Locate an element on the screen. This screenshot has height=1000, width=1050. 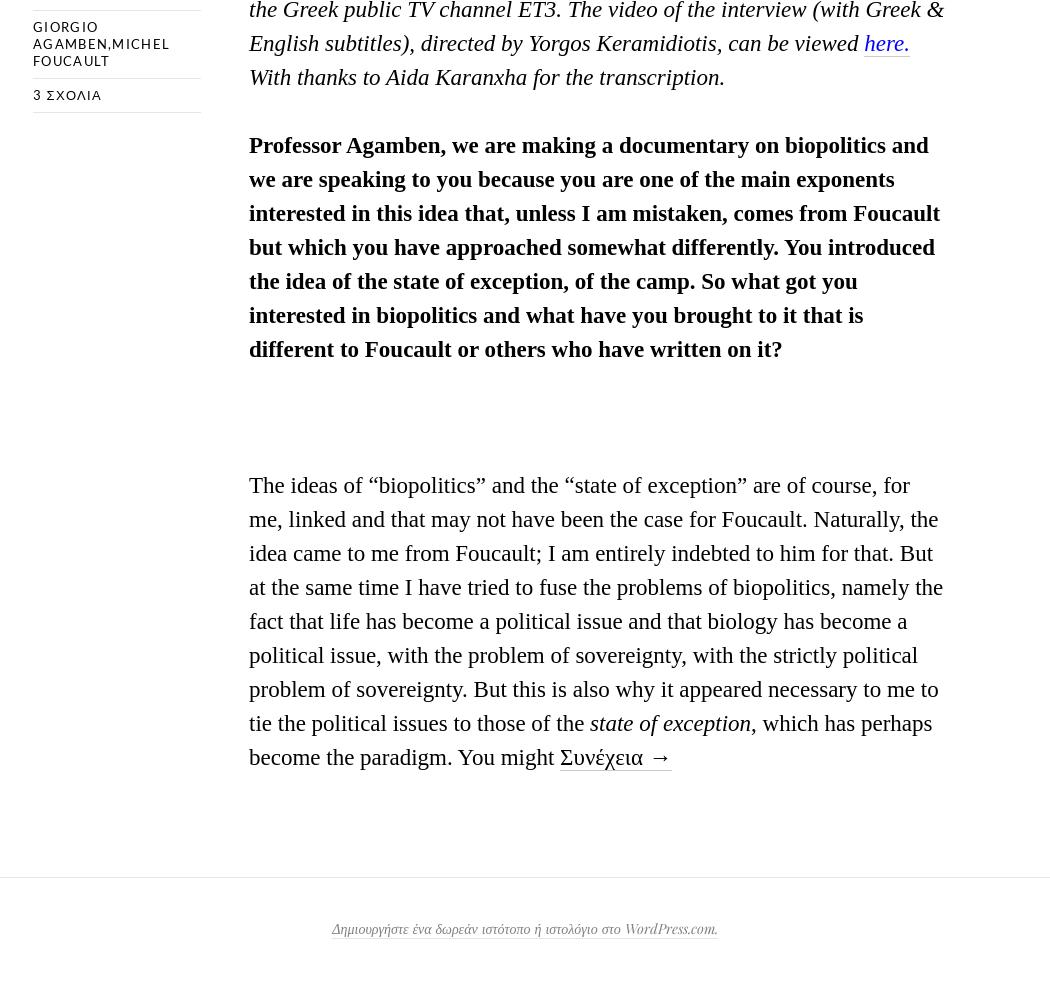
'With thanks to Aida Karanxha for the transcription.' is located at coordinates (486, 75).